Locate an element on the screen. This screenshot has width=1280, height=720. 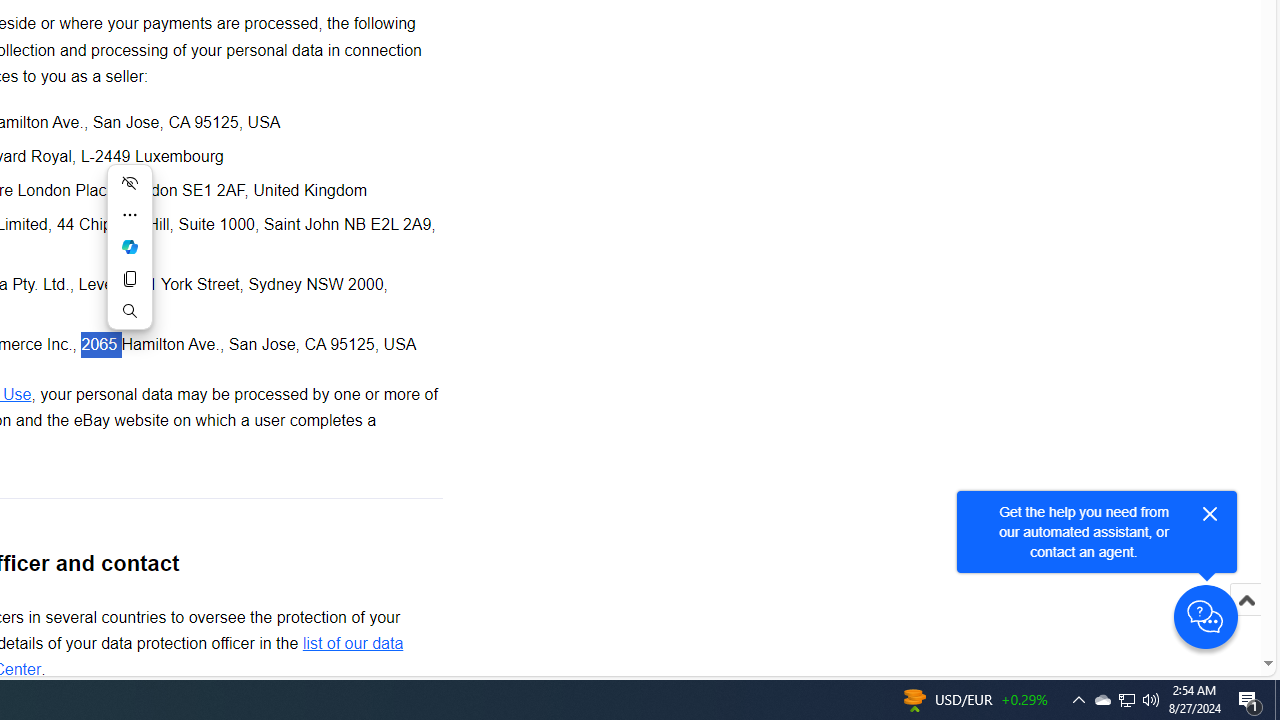
'Mini menu on text selection' is located at coordinates (128, 245).